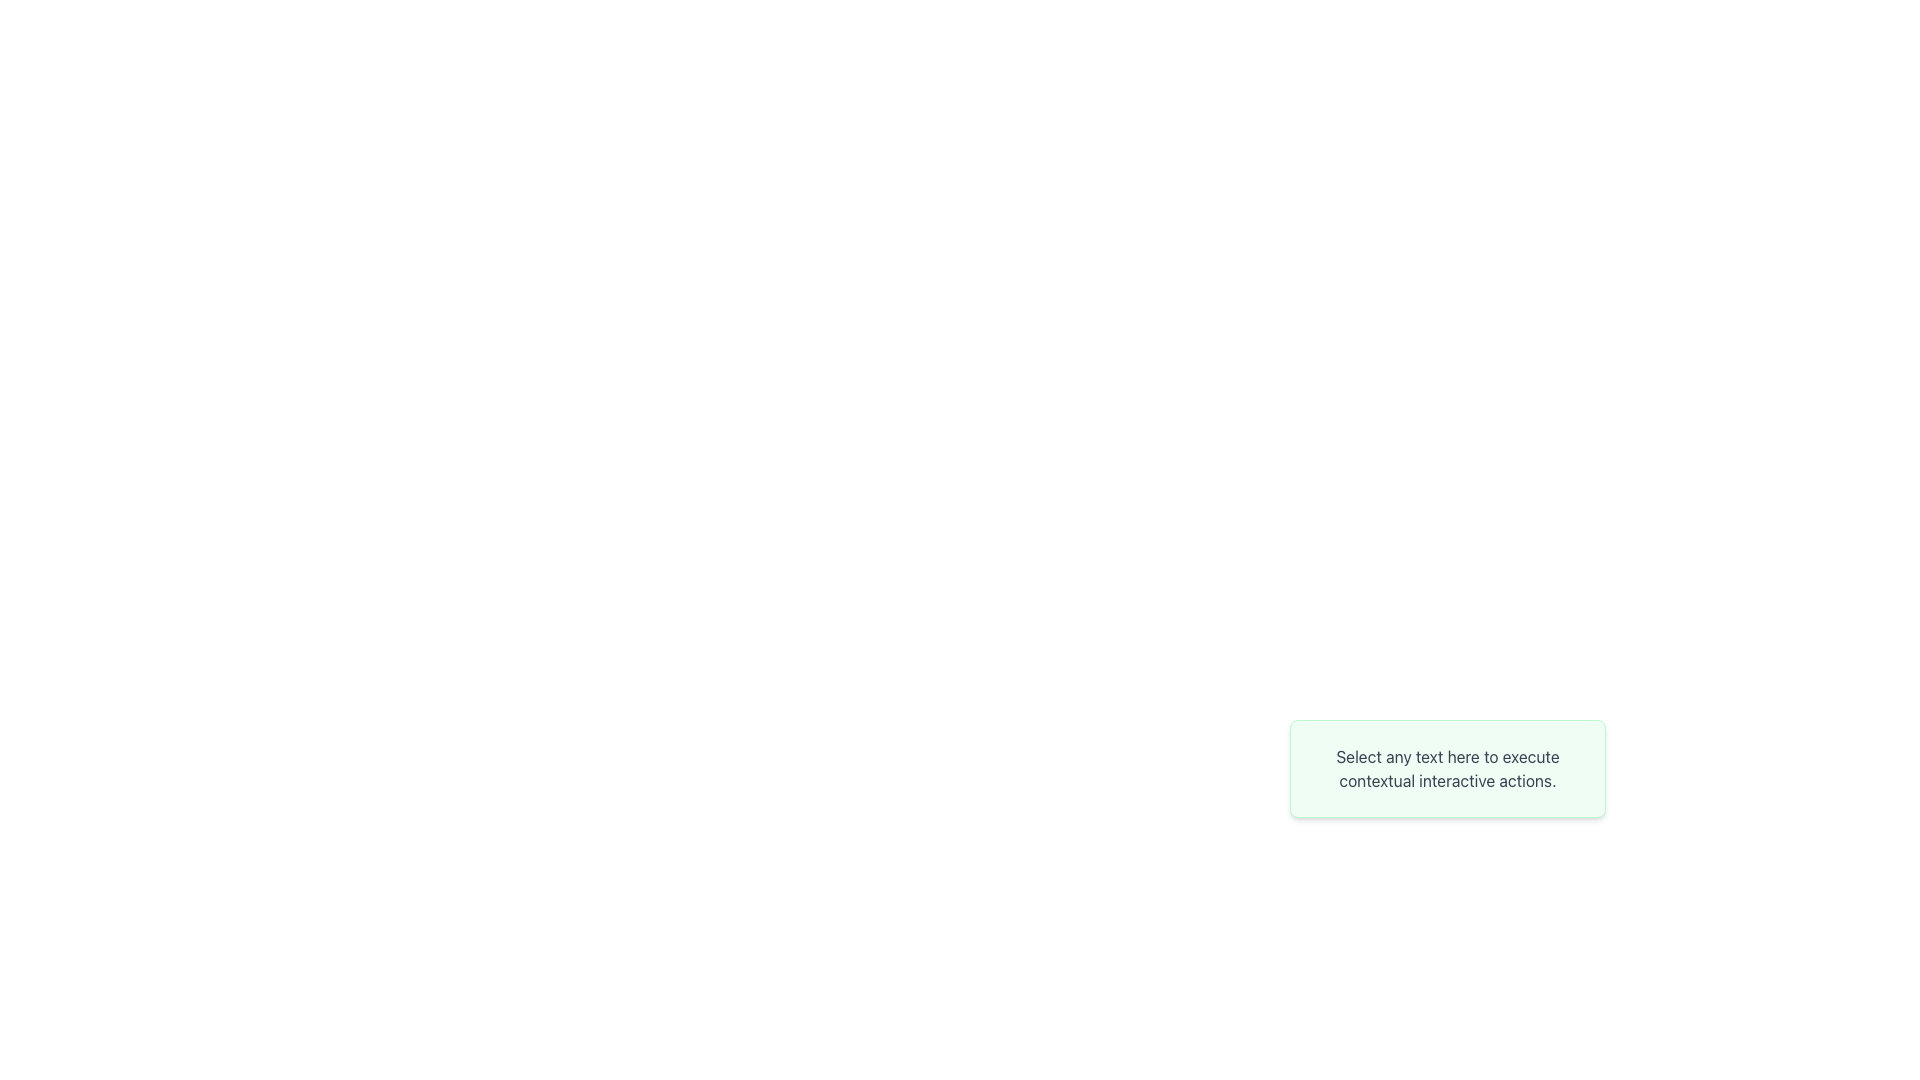 Image resolution: width=1920 pixels, height=1080 pixels. What do you see at coordinates (1448, 767) in the screenshot?
I see `information displayed in the text display box with a light green background and grey border, which contains the text 'Select any text here to execute contextual interactive actions.'` at bounding box center [1448, 767].